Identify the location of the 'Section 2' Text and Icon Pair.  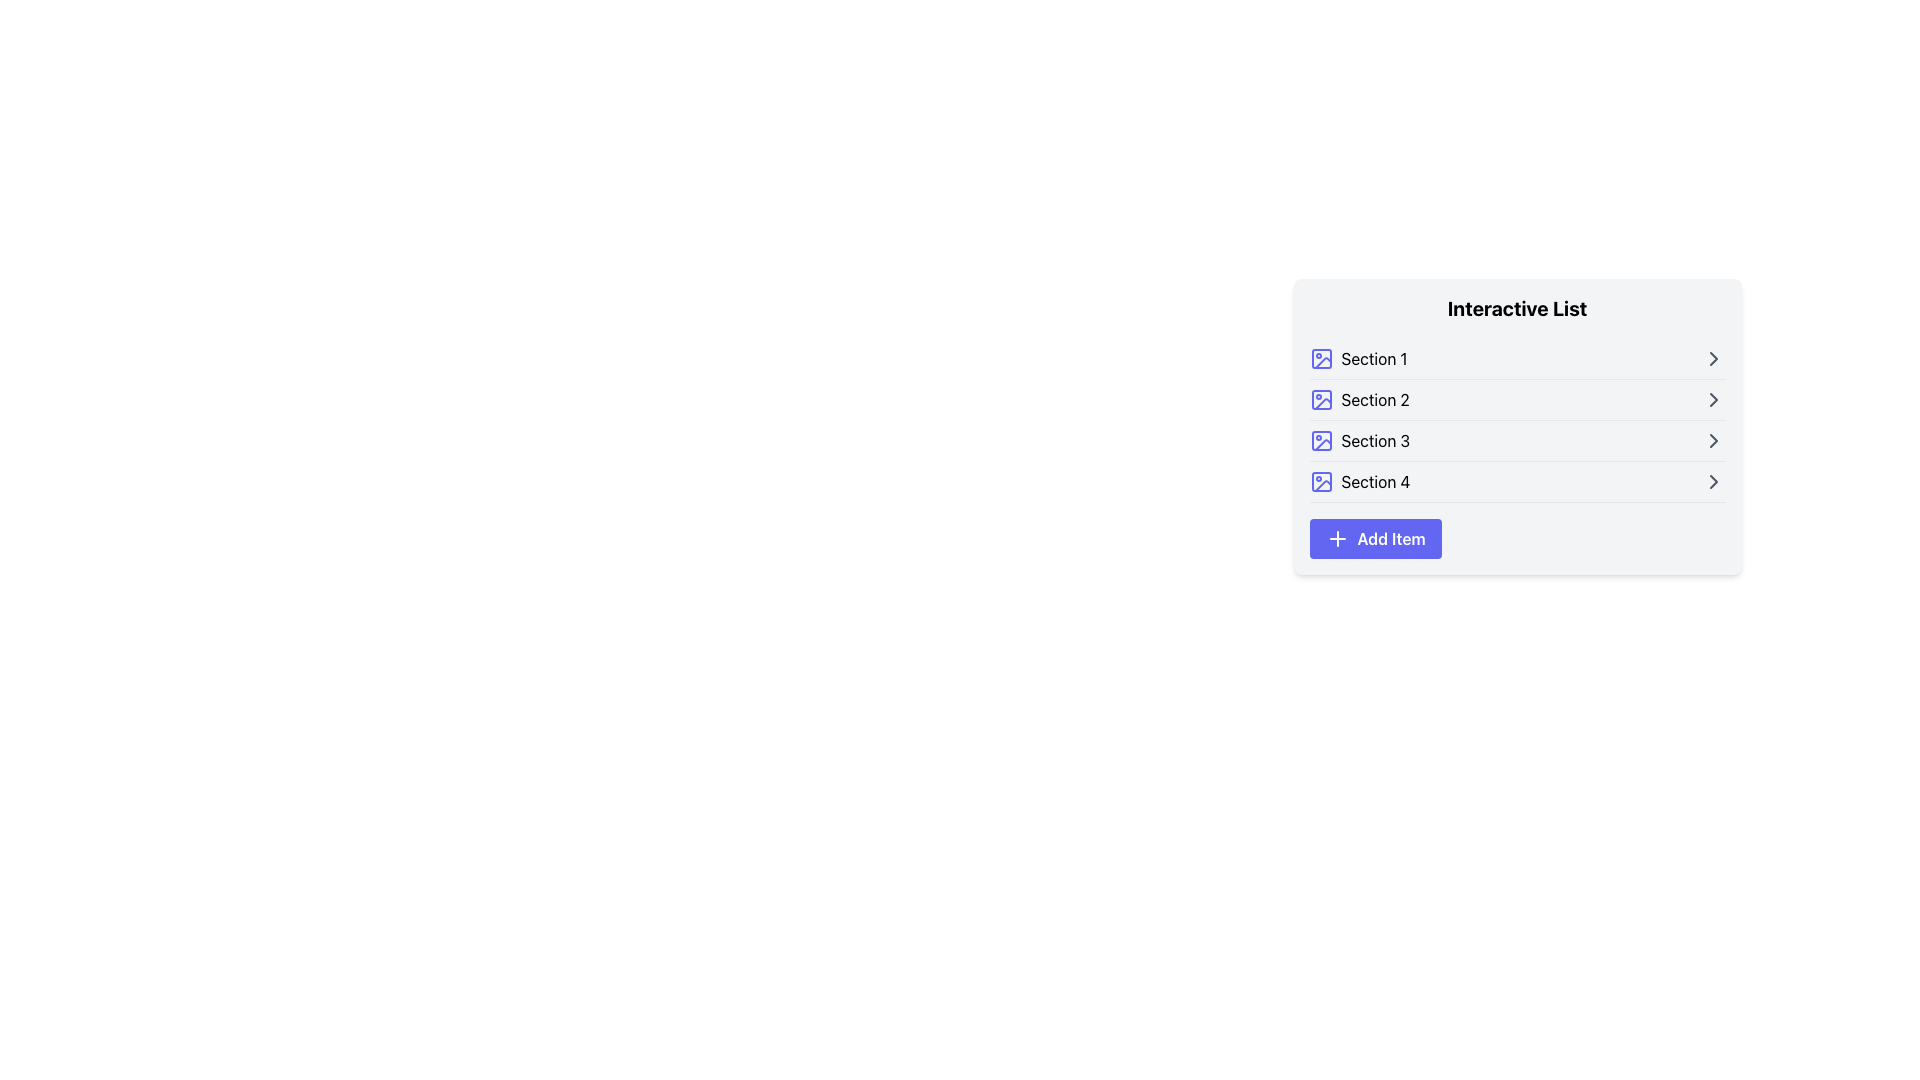
(1359, 400).